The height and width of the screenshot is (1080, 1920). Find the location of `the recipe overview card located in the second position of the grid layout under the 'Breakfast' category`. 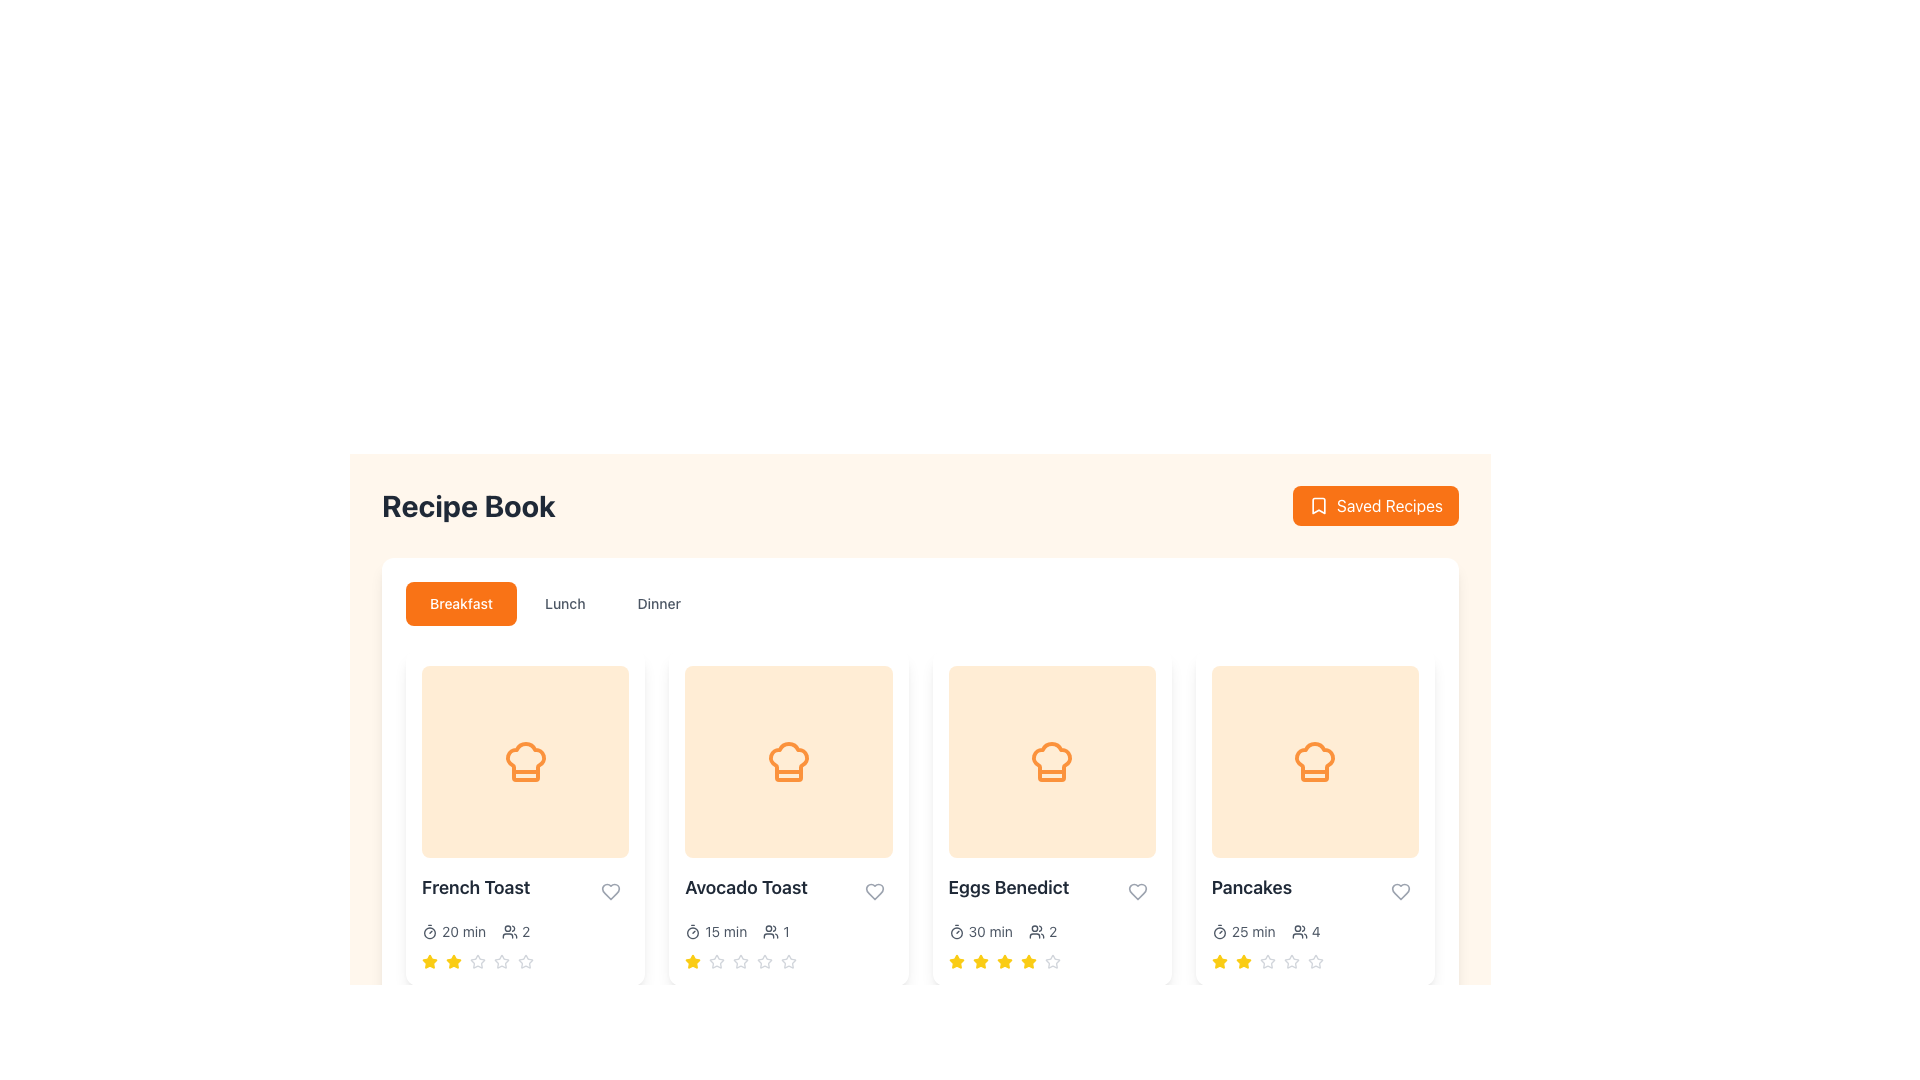

the recipe overview card located in the second position of the grid layout under the 'Breakfast' category is located at coordinates (787, 817).